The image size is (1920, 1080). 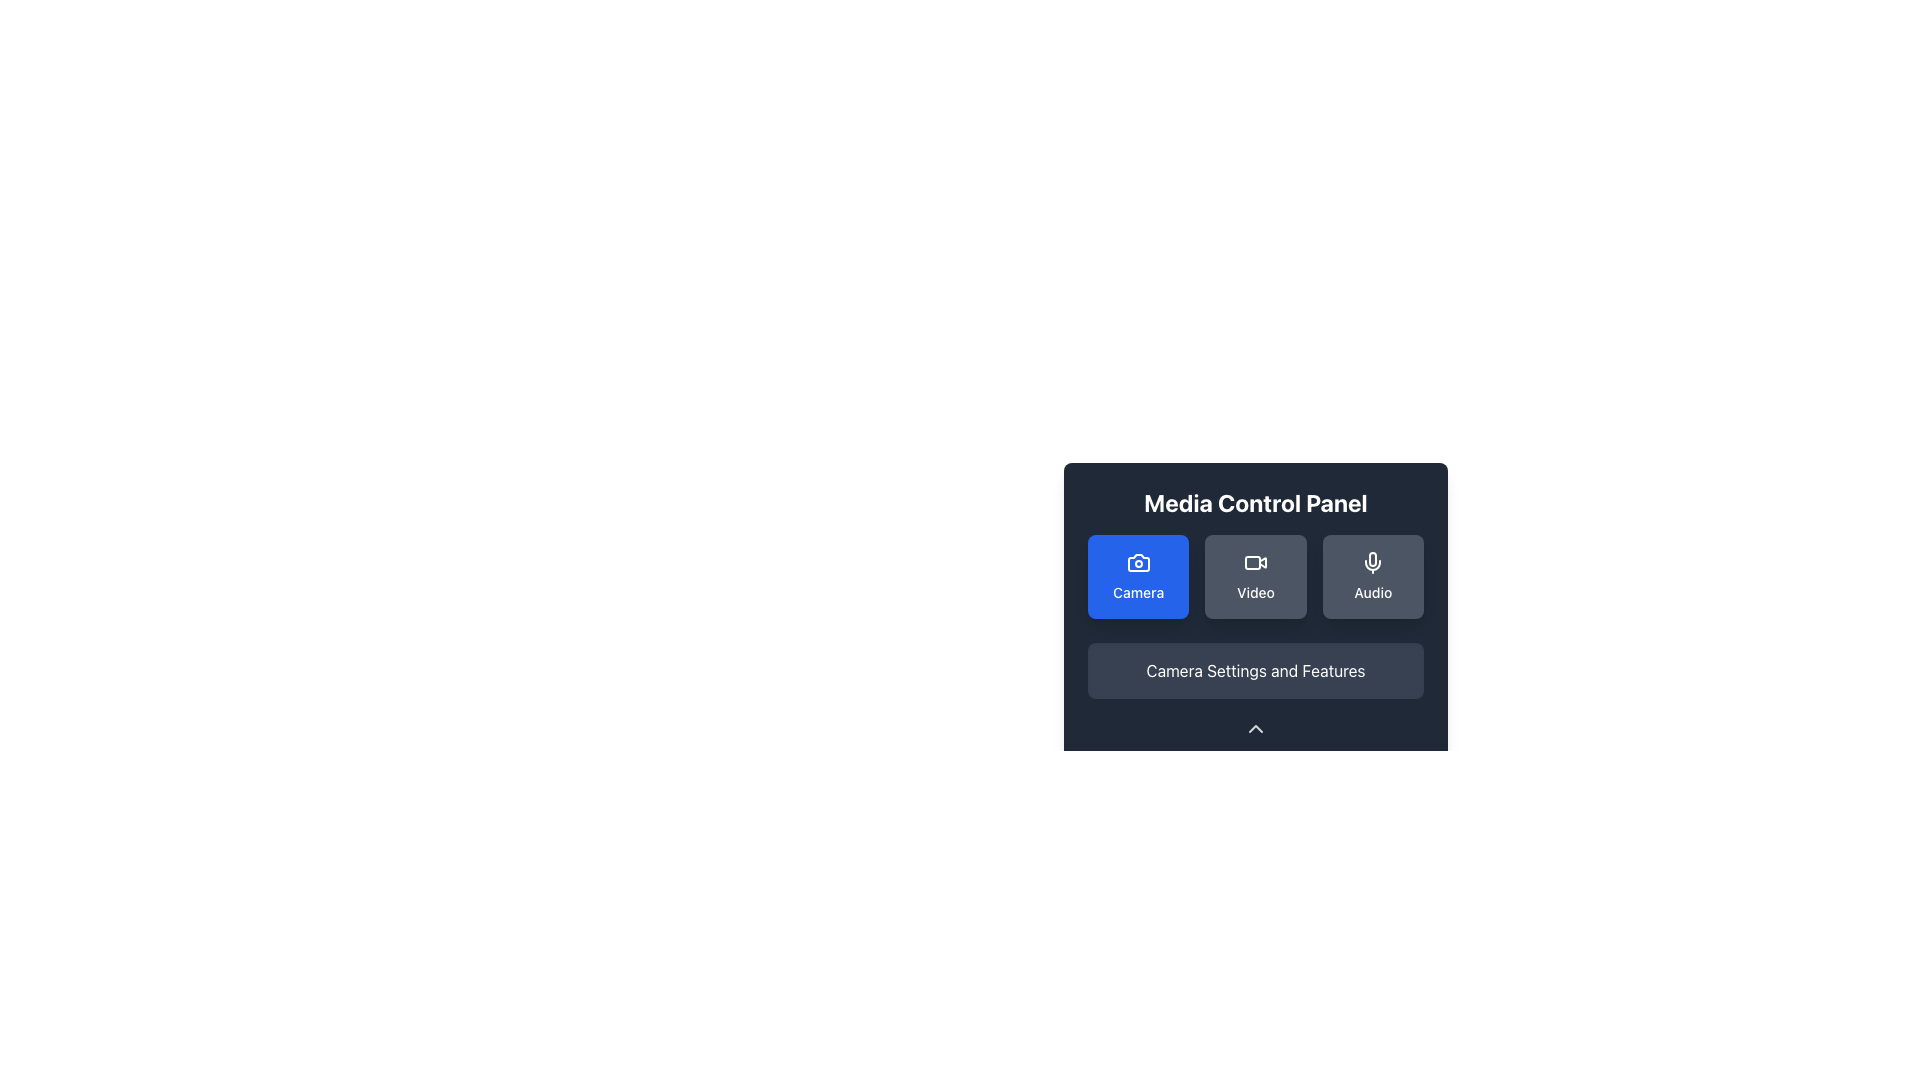 I want to click on the second button in the media control panel, so click(x=1255, y=577).